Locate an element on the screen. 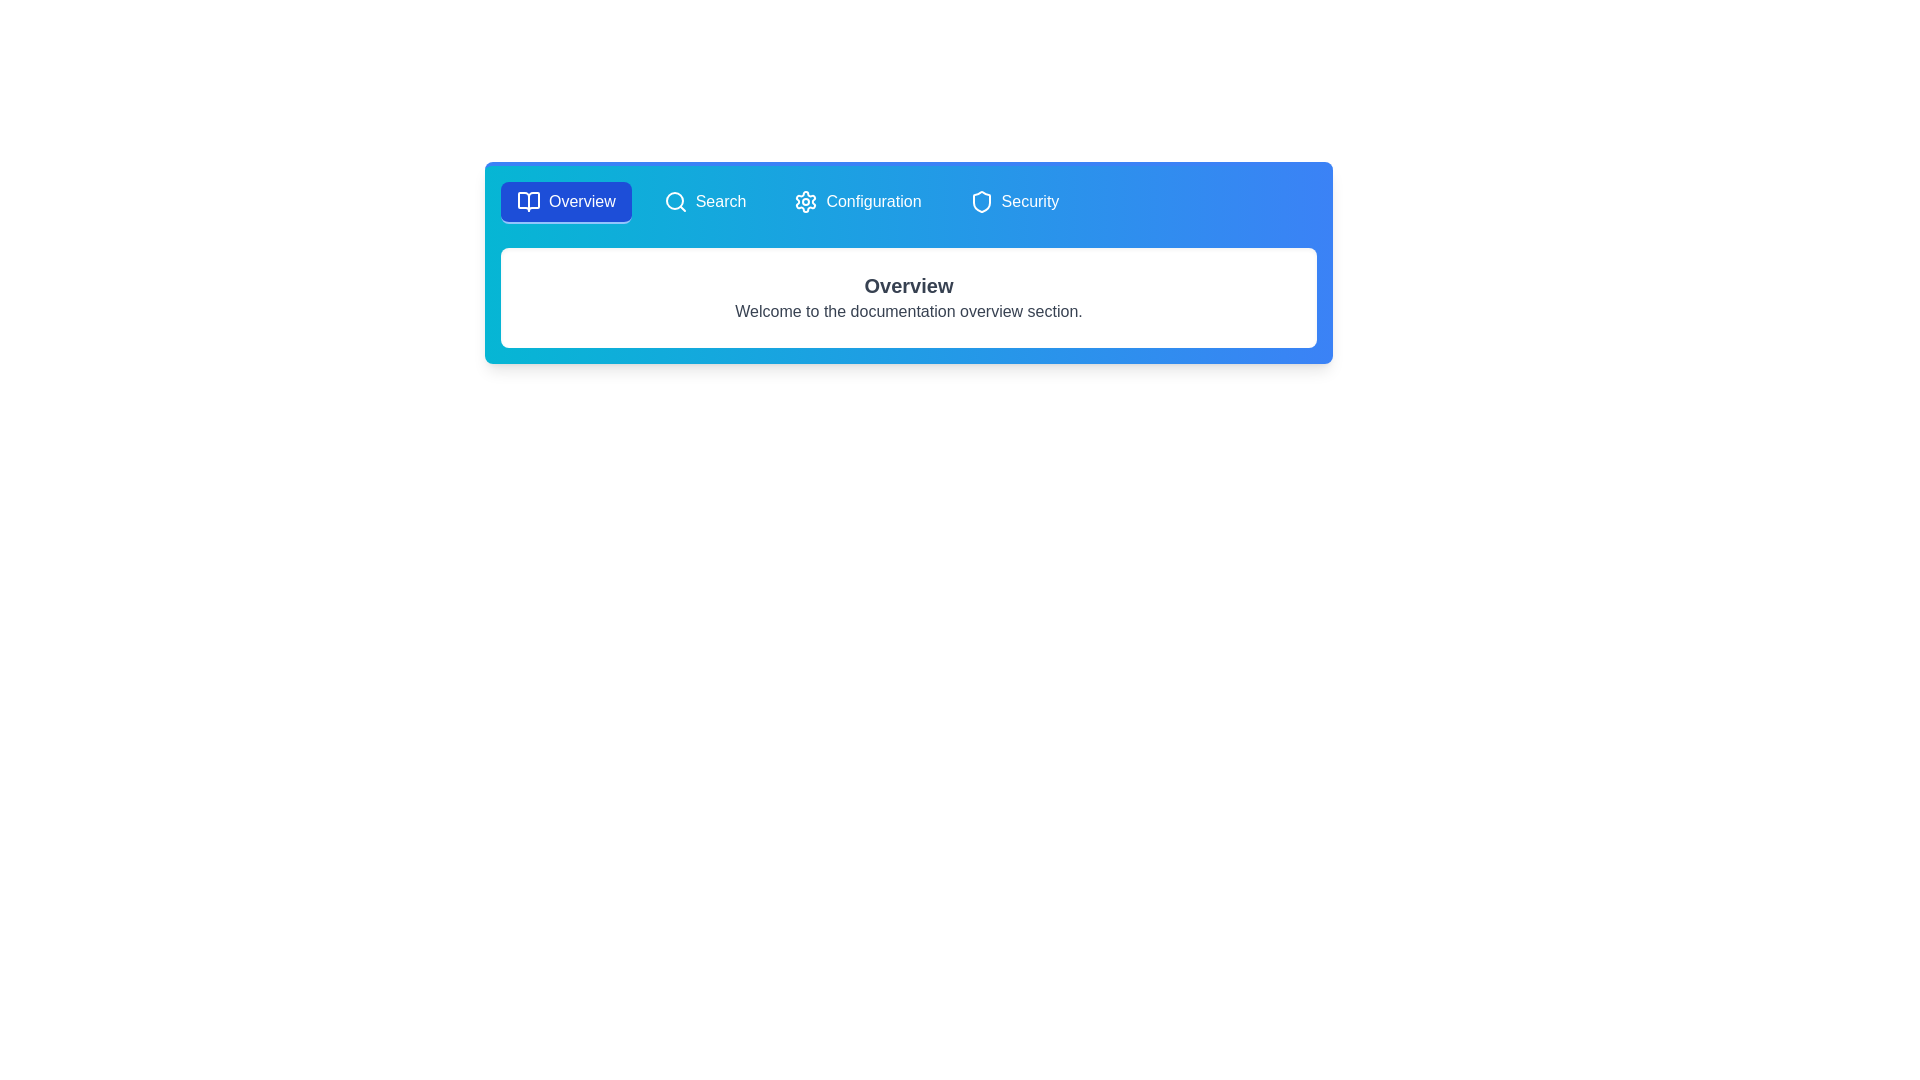 This screenshot has height=1080, width=1920. the 'Security' text label, which is part of the fourth button in the navigation bar indicating security actions is located at coordinates (1030, 201).